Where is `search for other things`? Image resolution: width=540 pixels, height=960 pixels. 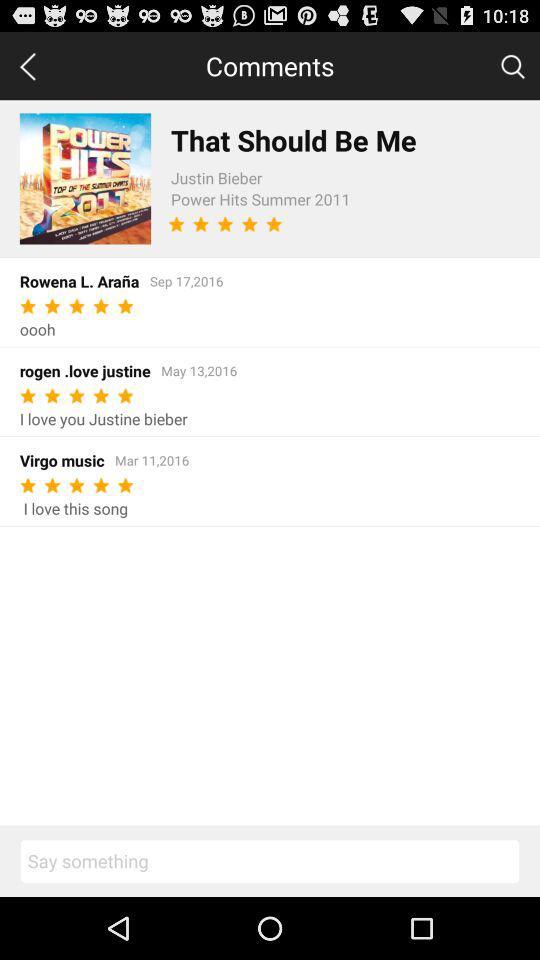 search for other things is located at coordinates (512, 65).